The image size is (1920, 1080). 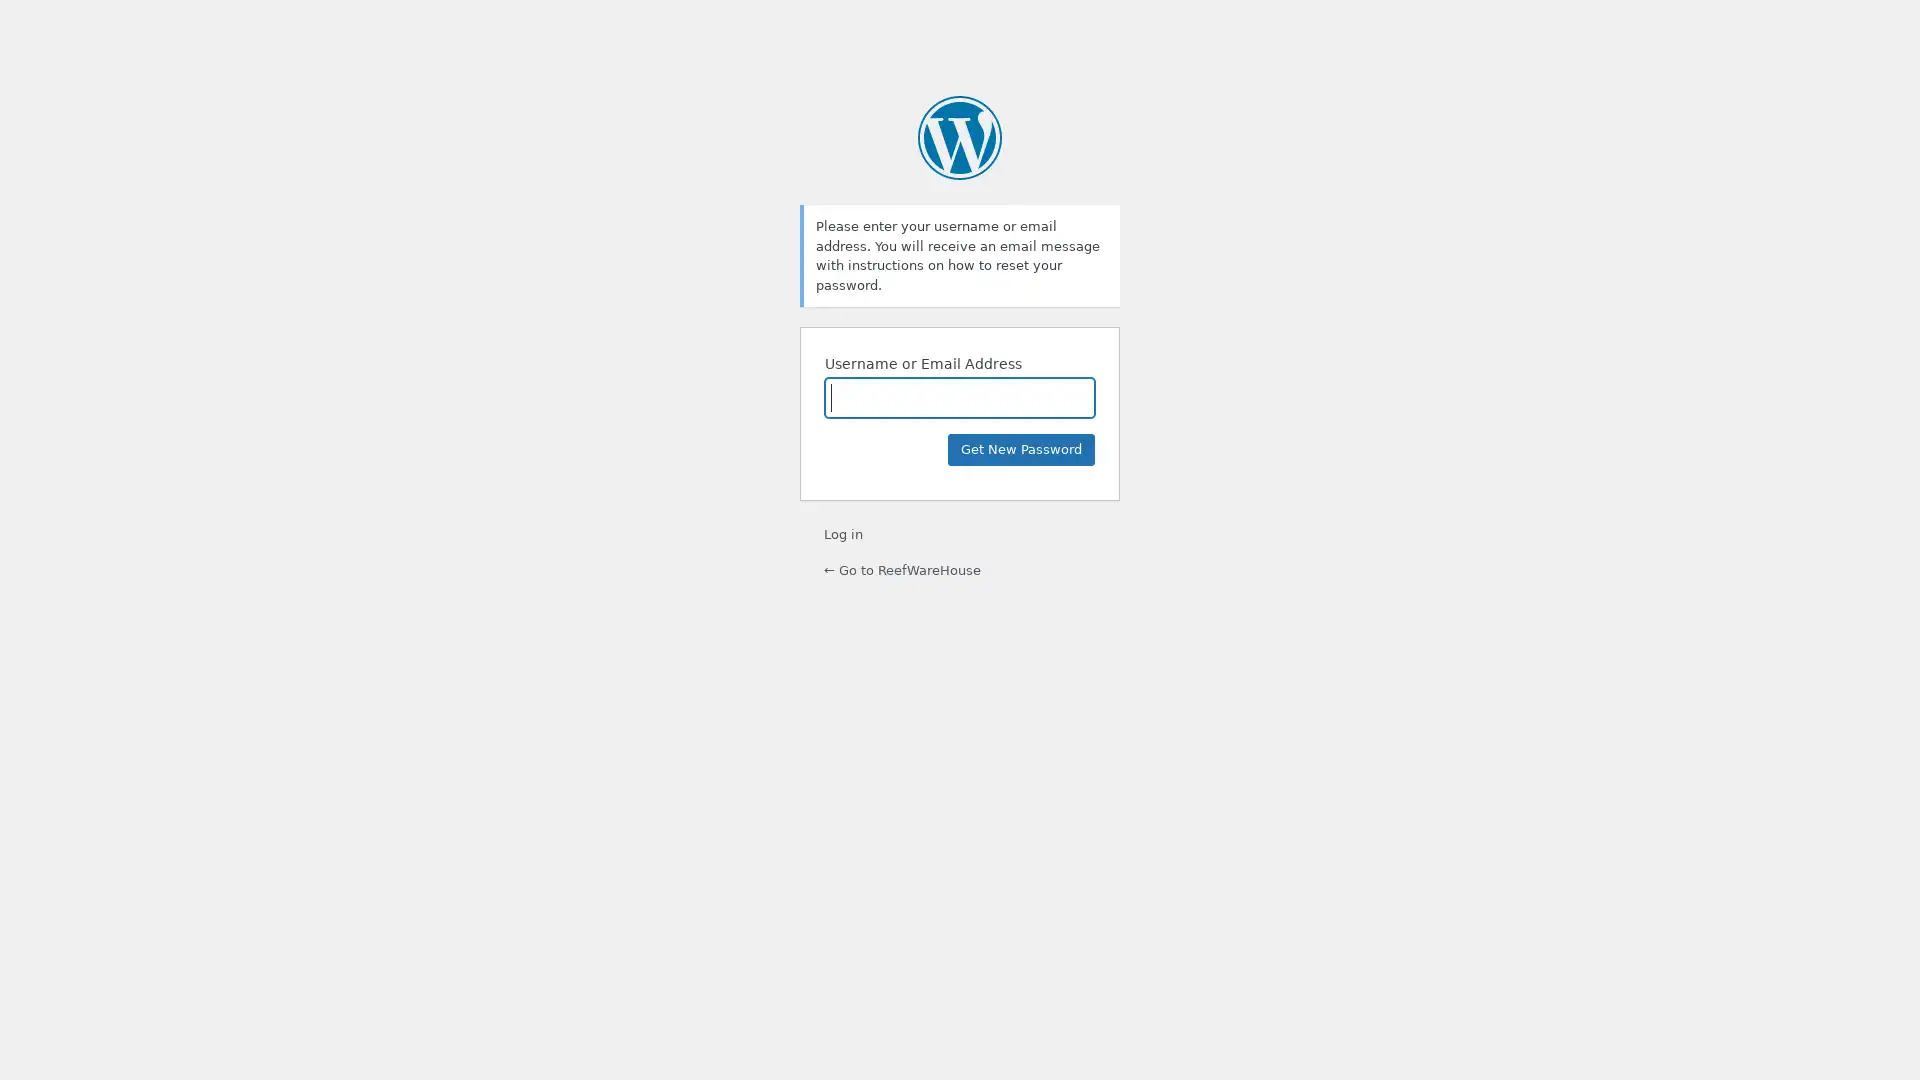 I want to click on Get New Password, so click(x=1021, y=450).